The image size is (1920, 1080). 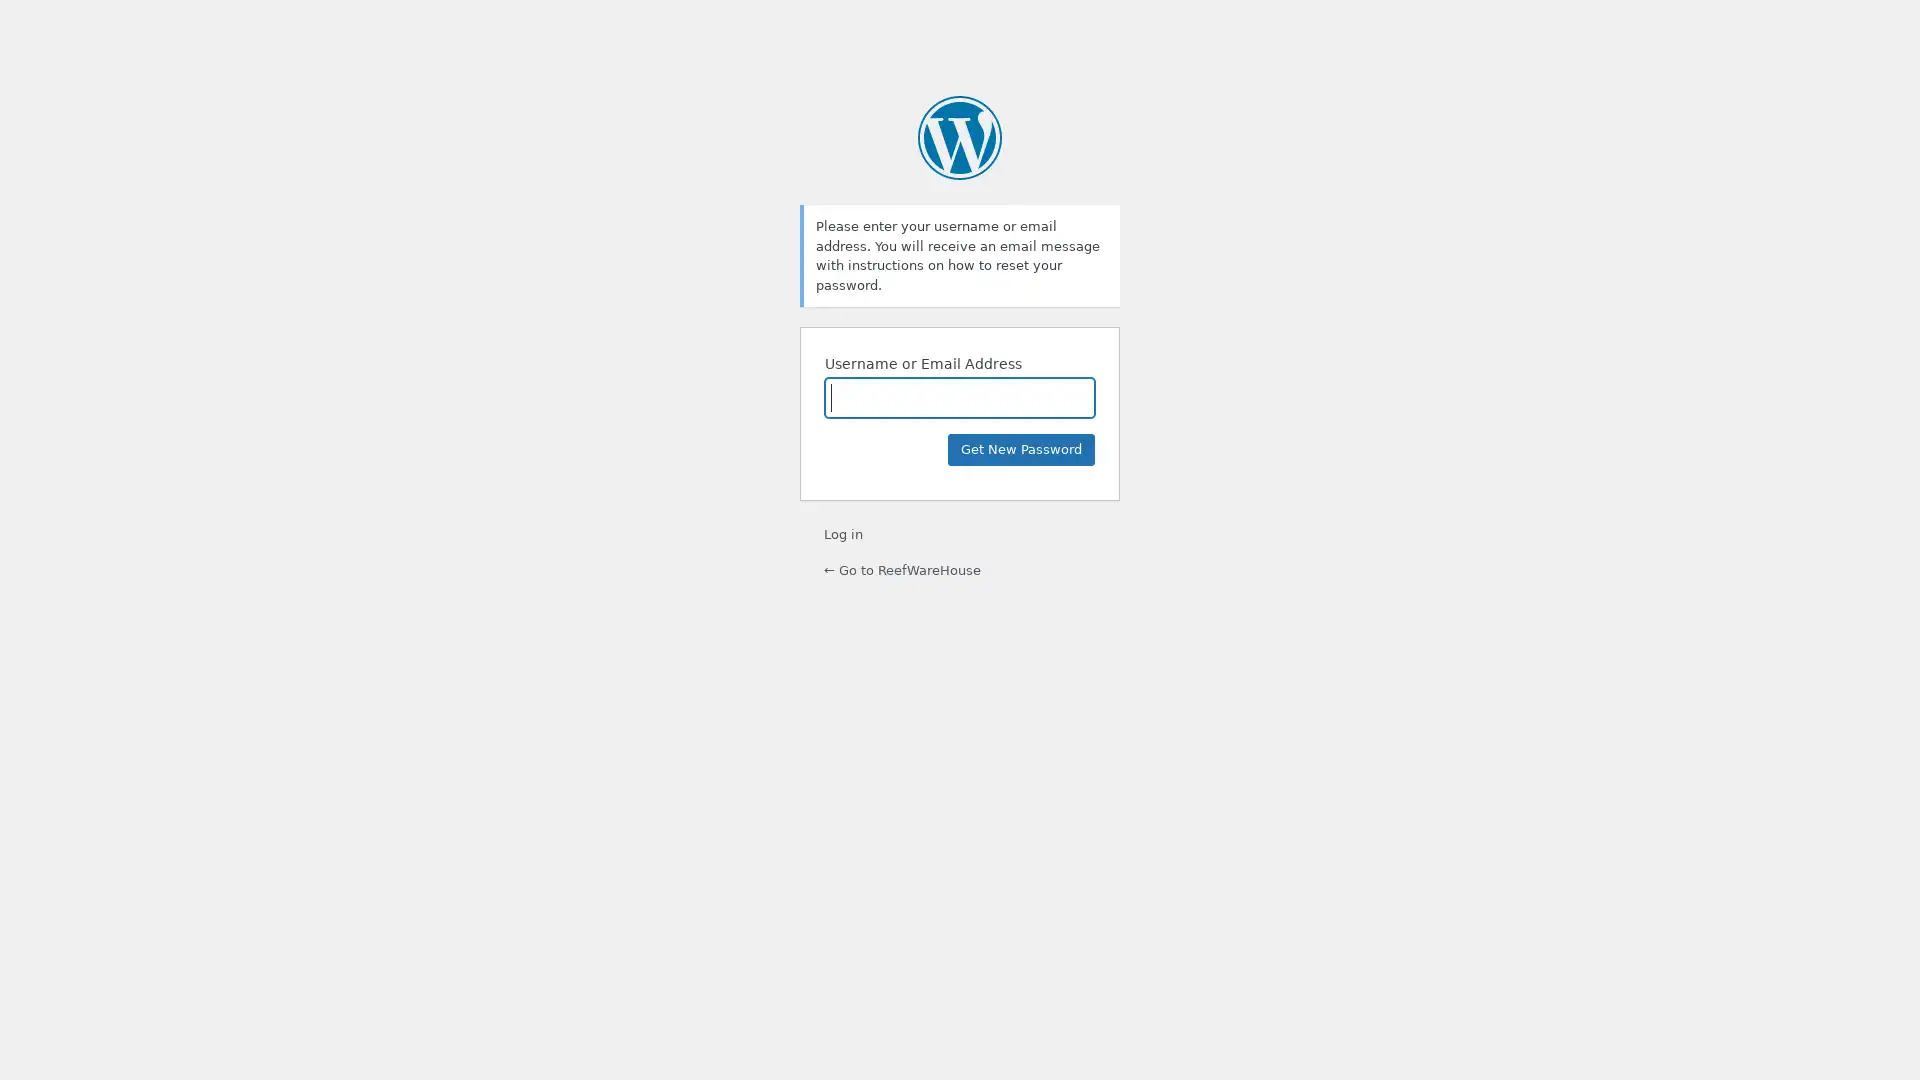 I want to click on Get New Password, so click(x=1021, y=450).